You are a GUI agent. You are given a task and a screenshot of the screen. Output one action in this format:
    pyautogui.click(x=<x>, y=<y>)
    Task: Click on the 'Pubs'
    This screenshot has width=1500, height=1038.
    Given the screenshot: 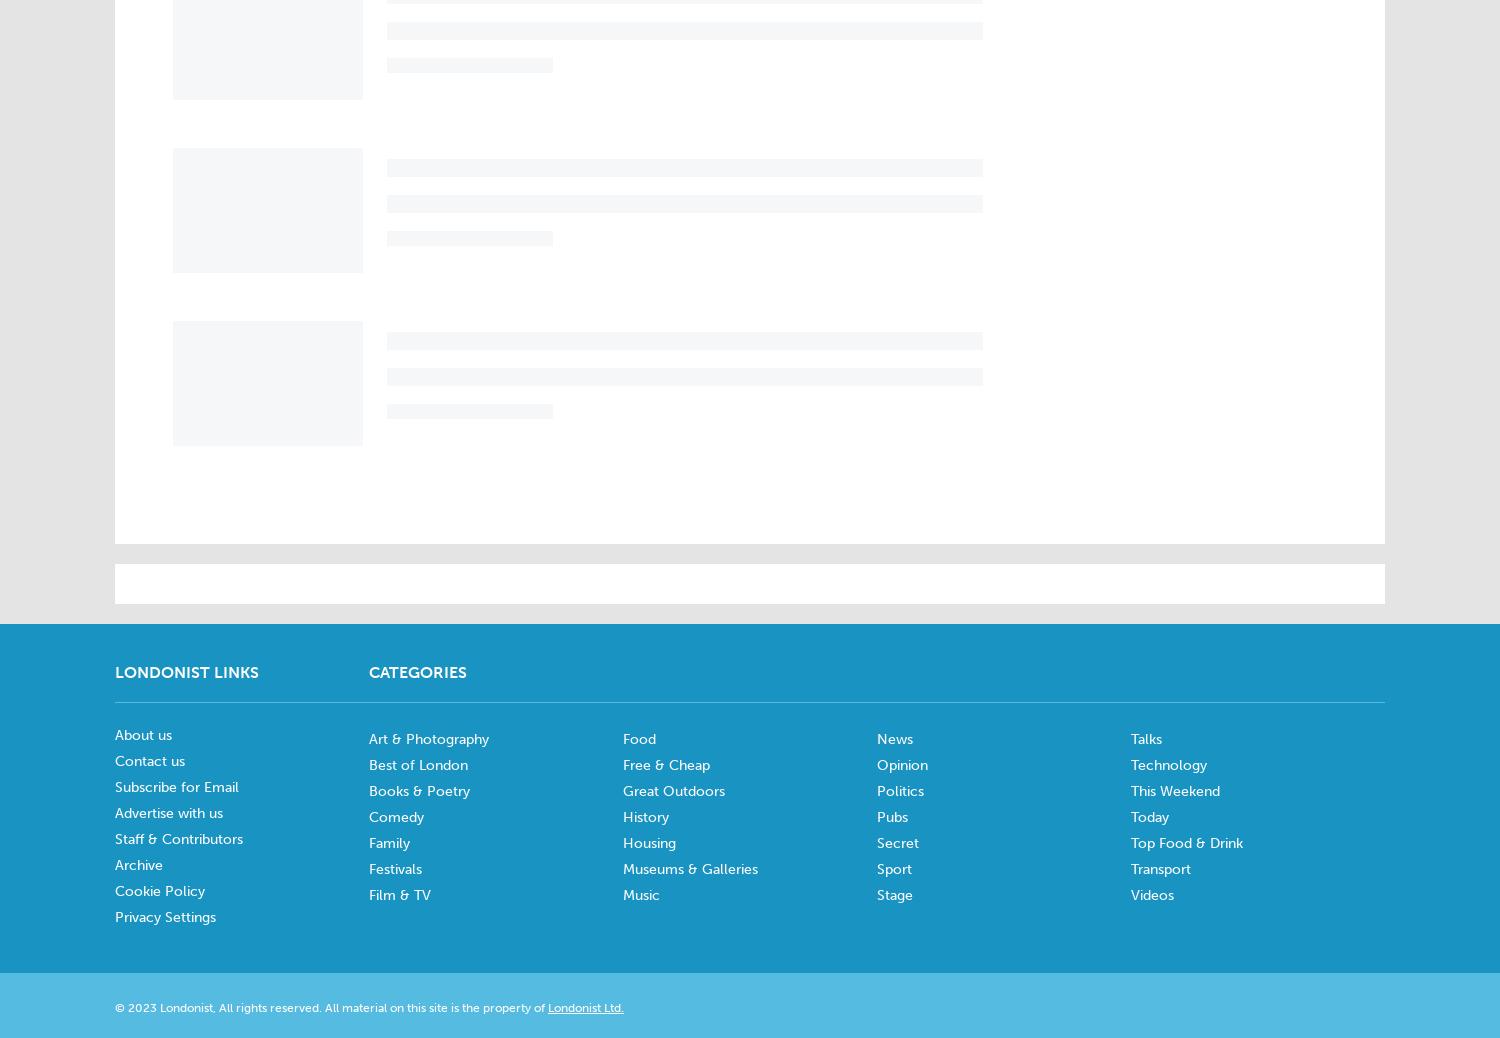 What is the action you would take?
    pyautogui.click(x=892, y=817)
    